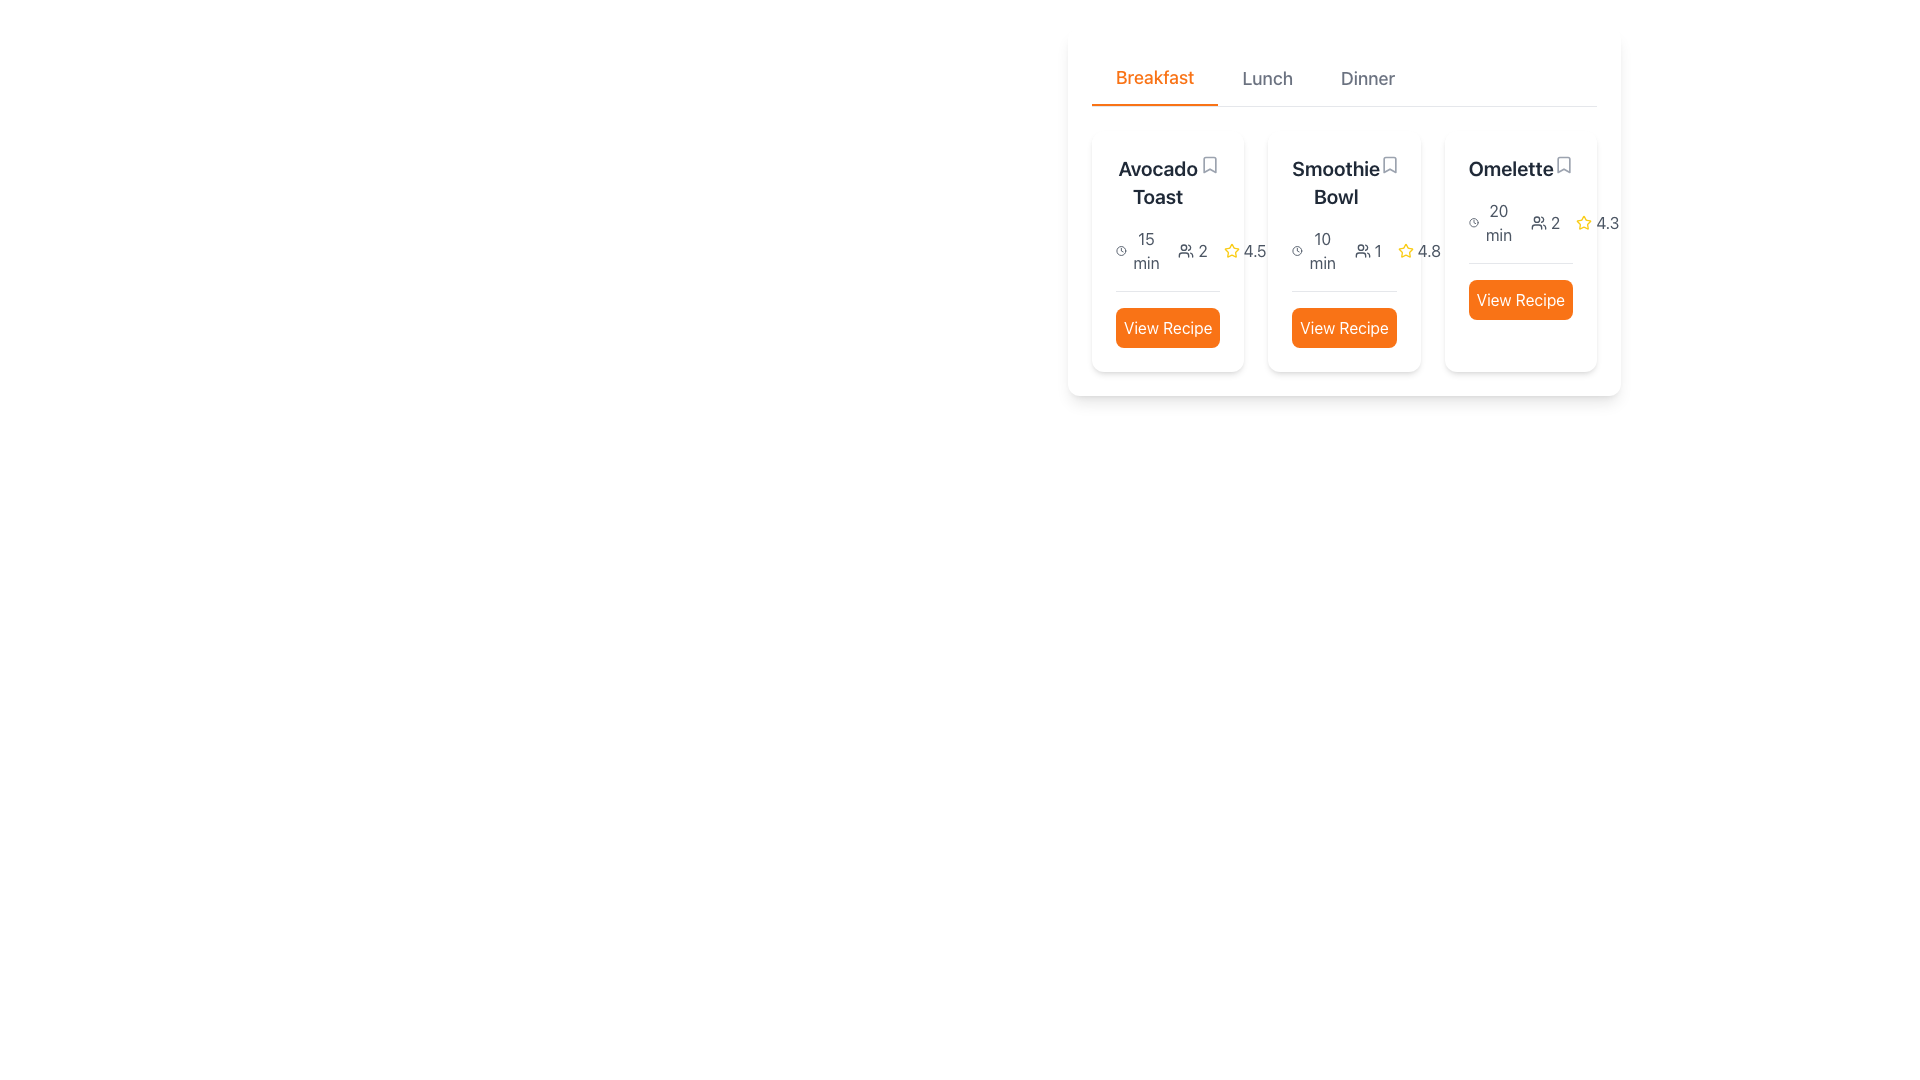 Image resolution: width=1920 pixels, height=1080 pixels. What do you see at coordinates (1121, 249) in the screenshot?
I see `the circular icon resembling a clock face within the 'Breakfast' section of the options under 'Avocado Toast'` at bounding box center [1121, 249].